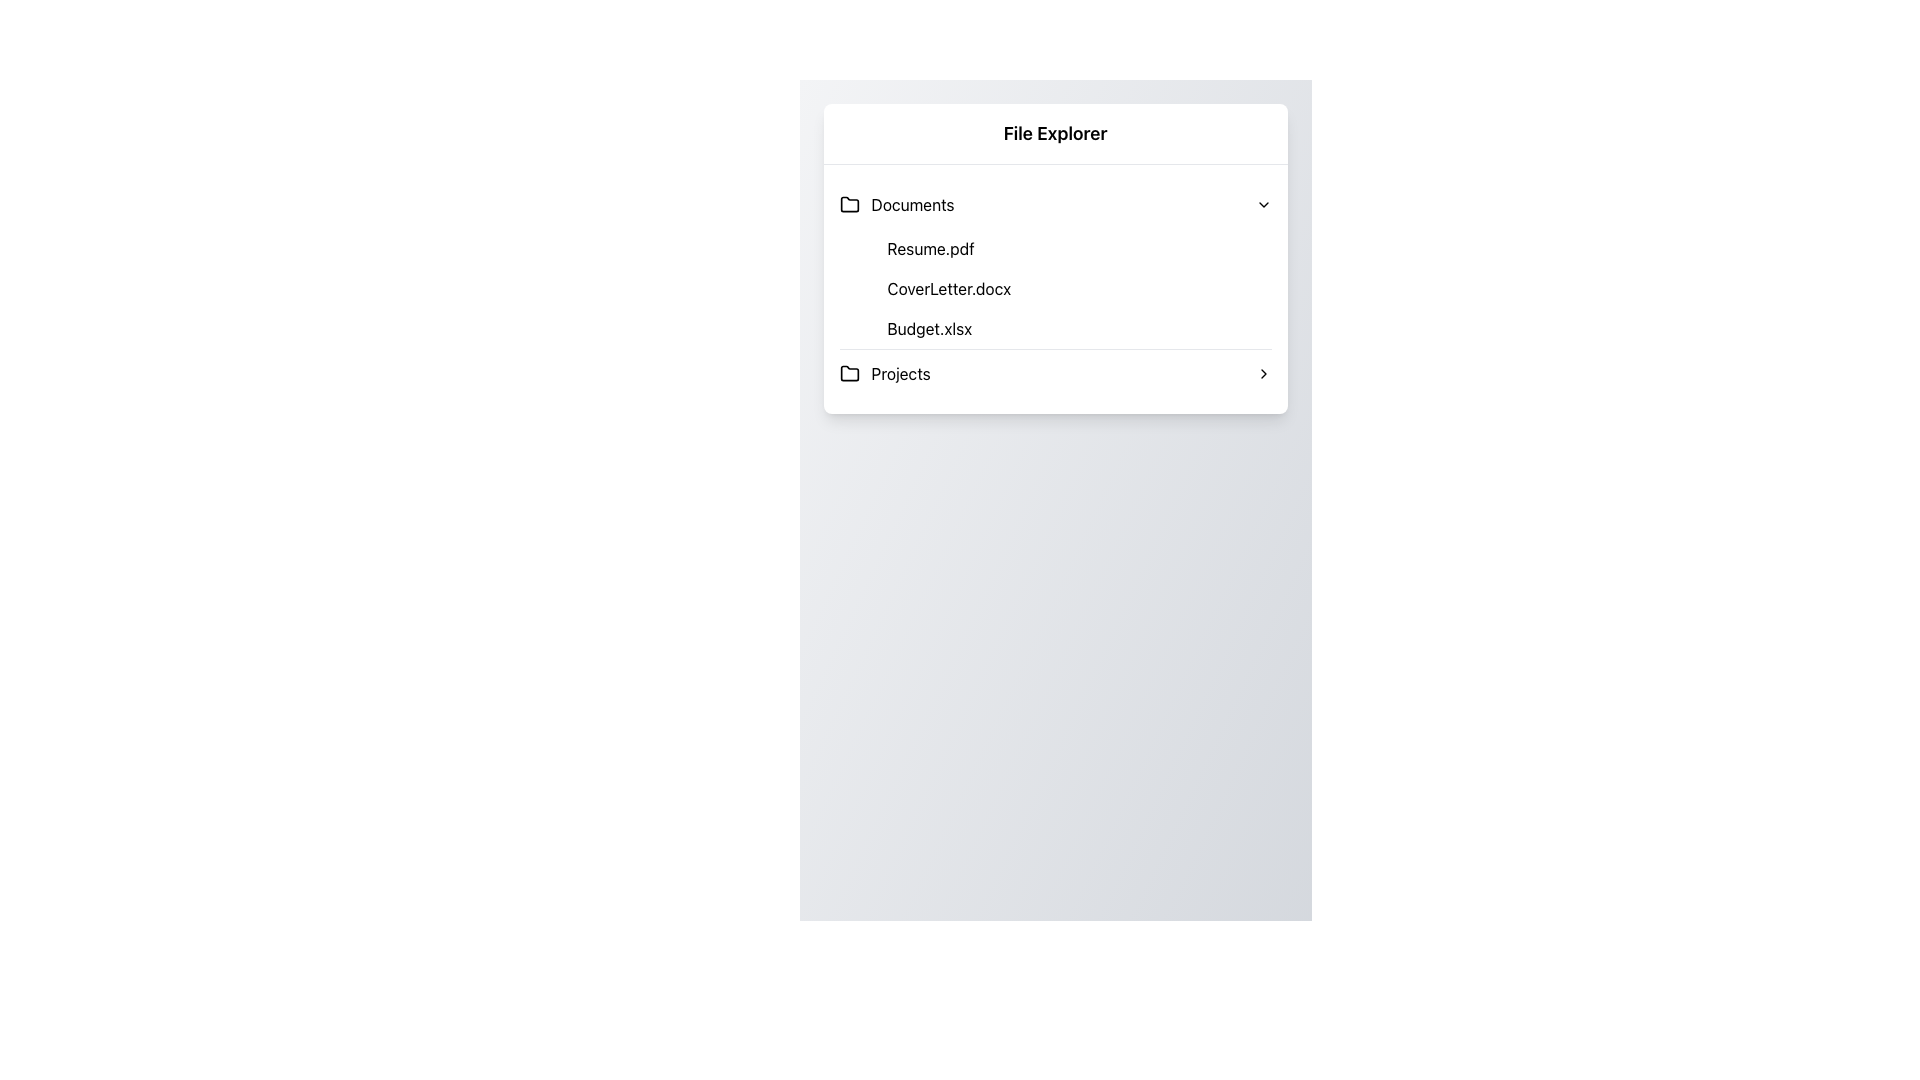 The image size is (1920, 1080). Describe the element at coordinates (1070, 248) in the screenshot. I see `the file entry named 'Resume.pdf' at the top of the list in the 'Documents' section` at that location.